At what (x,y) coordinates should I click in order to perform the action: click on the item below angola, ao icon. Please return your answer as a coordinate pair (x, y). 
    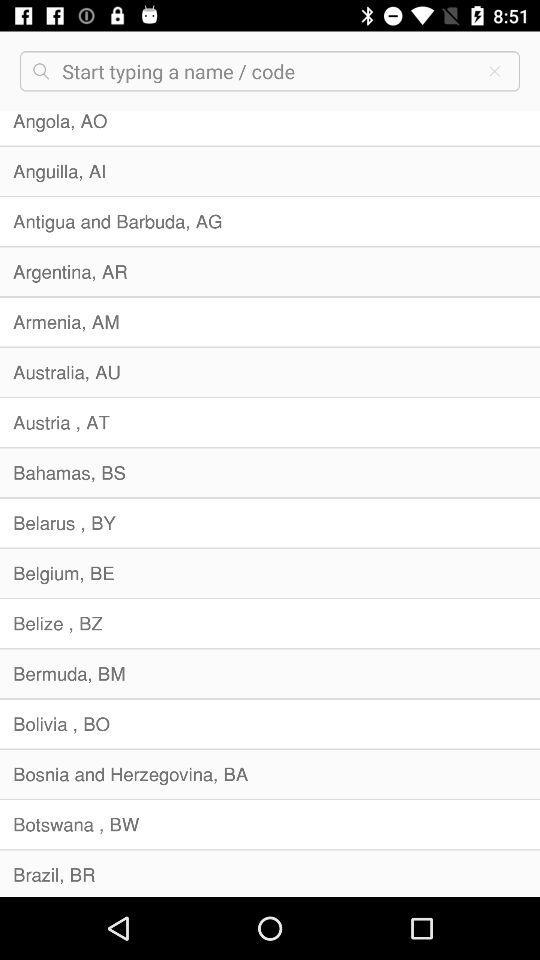
    Looking at the image, I should click on (270, 170).